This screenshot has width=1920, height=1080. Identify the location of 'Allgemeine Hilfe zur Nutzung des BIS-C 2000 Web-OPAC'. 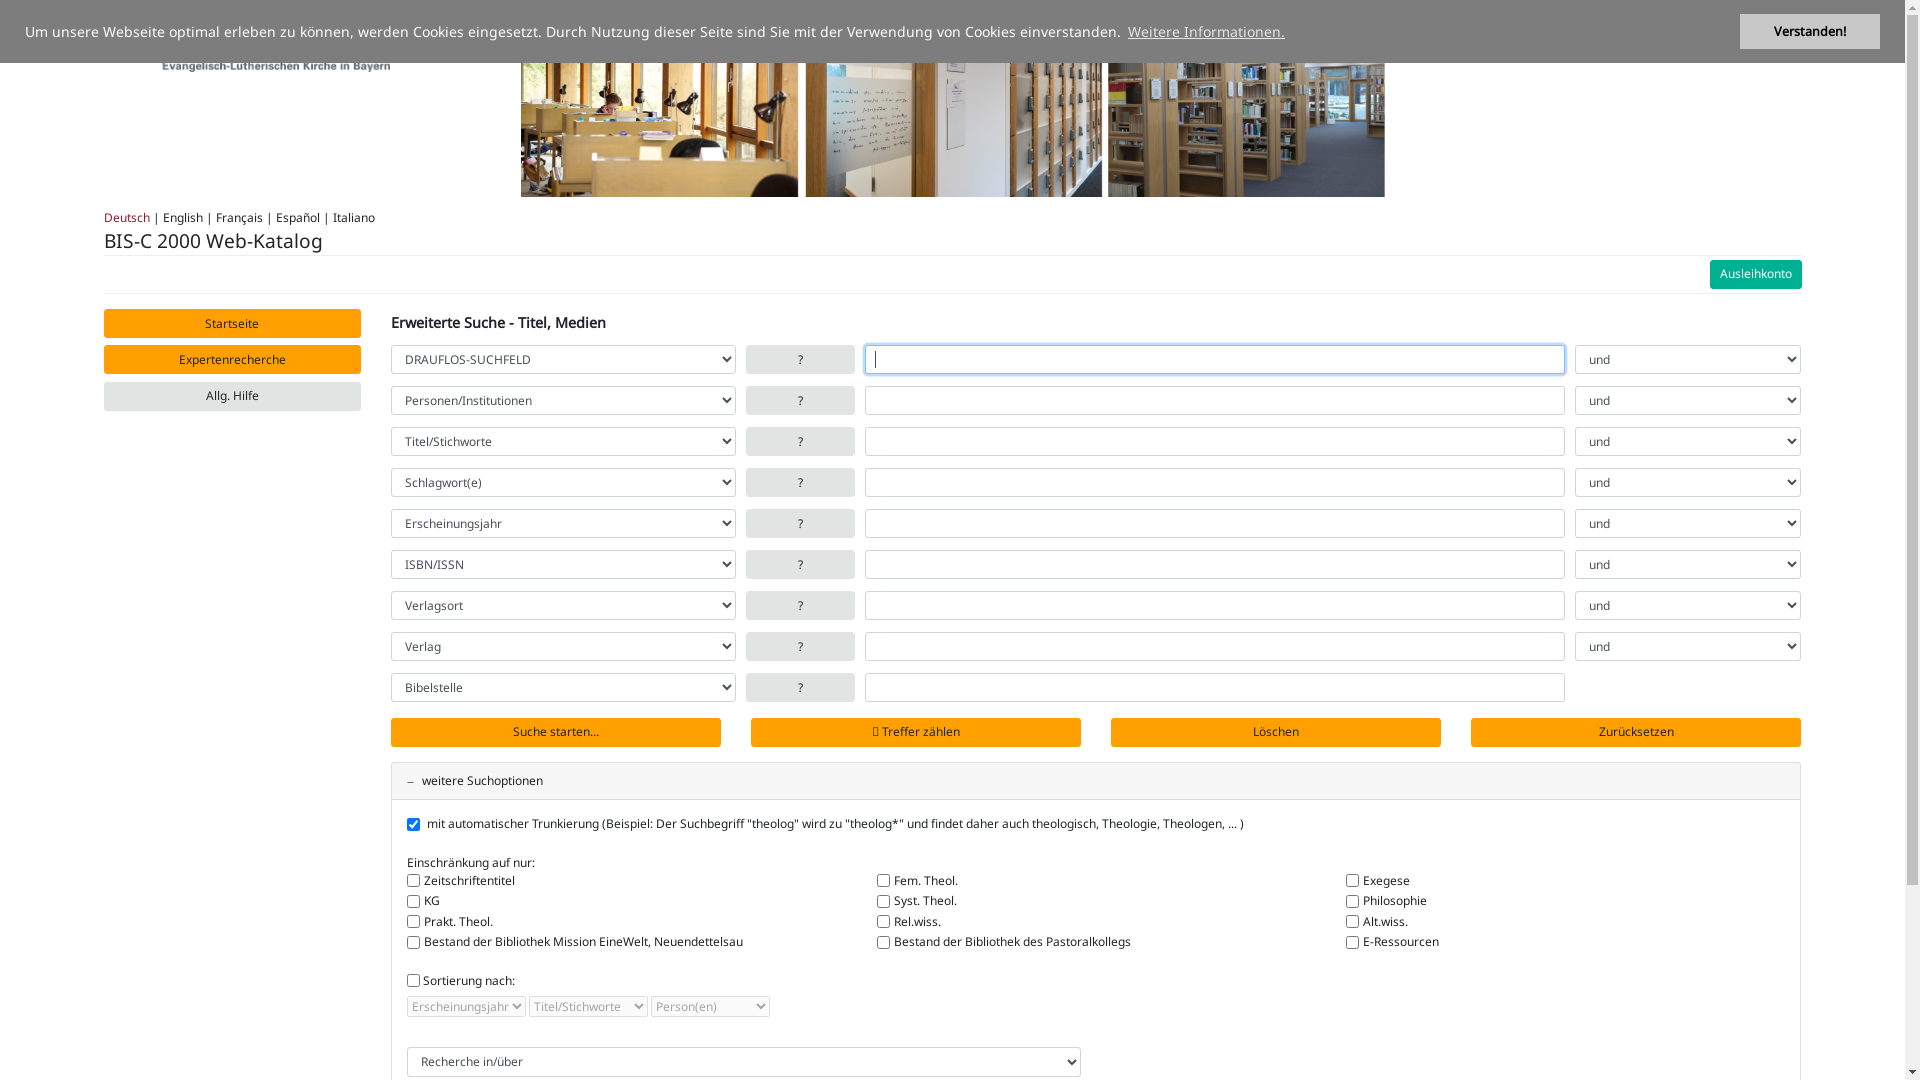
(233, 396).